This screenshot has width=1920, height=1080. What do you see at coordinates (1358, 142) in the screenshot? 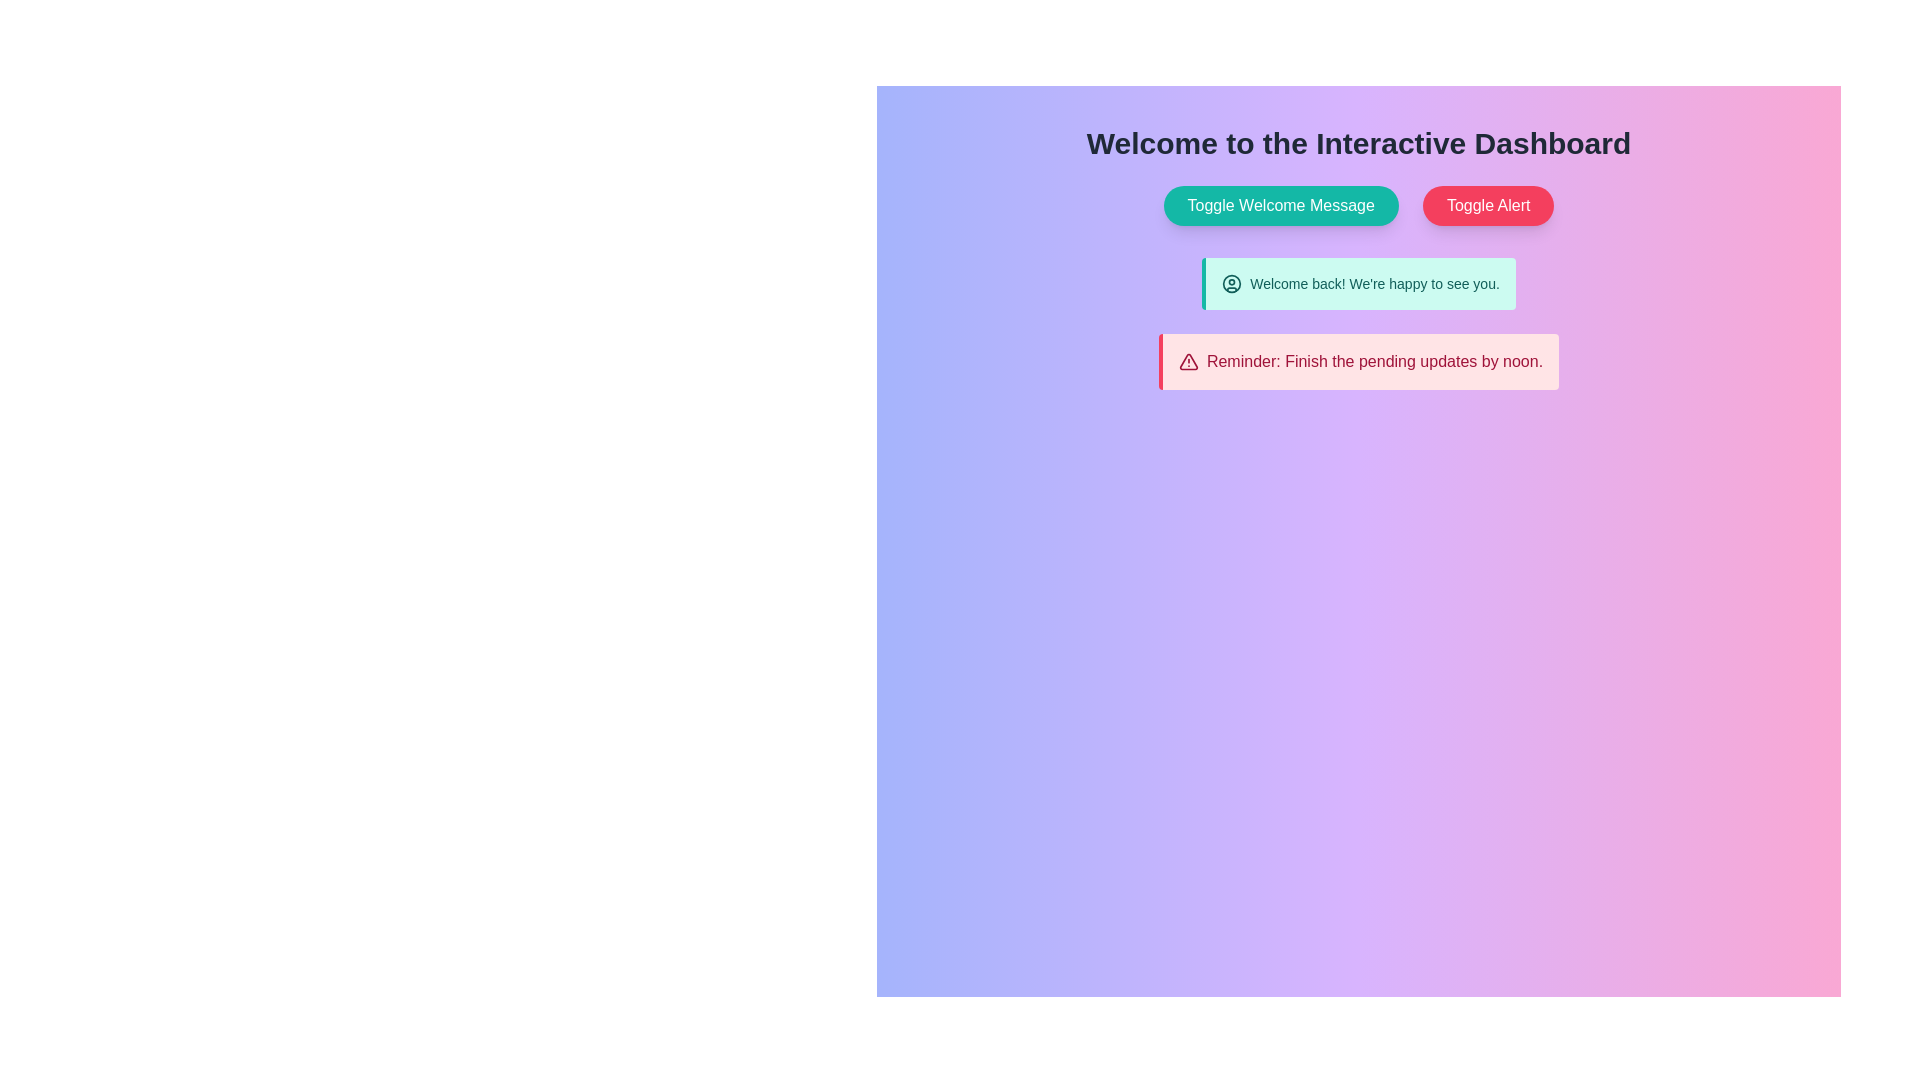
I see `text from the prominent header displaying 'Welcome to the Interactive Dashboard', which is styled with a large, bold font and positioned at the upper center of the interface` at bounding box center [1358, 142].